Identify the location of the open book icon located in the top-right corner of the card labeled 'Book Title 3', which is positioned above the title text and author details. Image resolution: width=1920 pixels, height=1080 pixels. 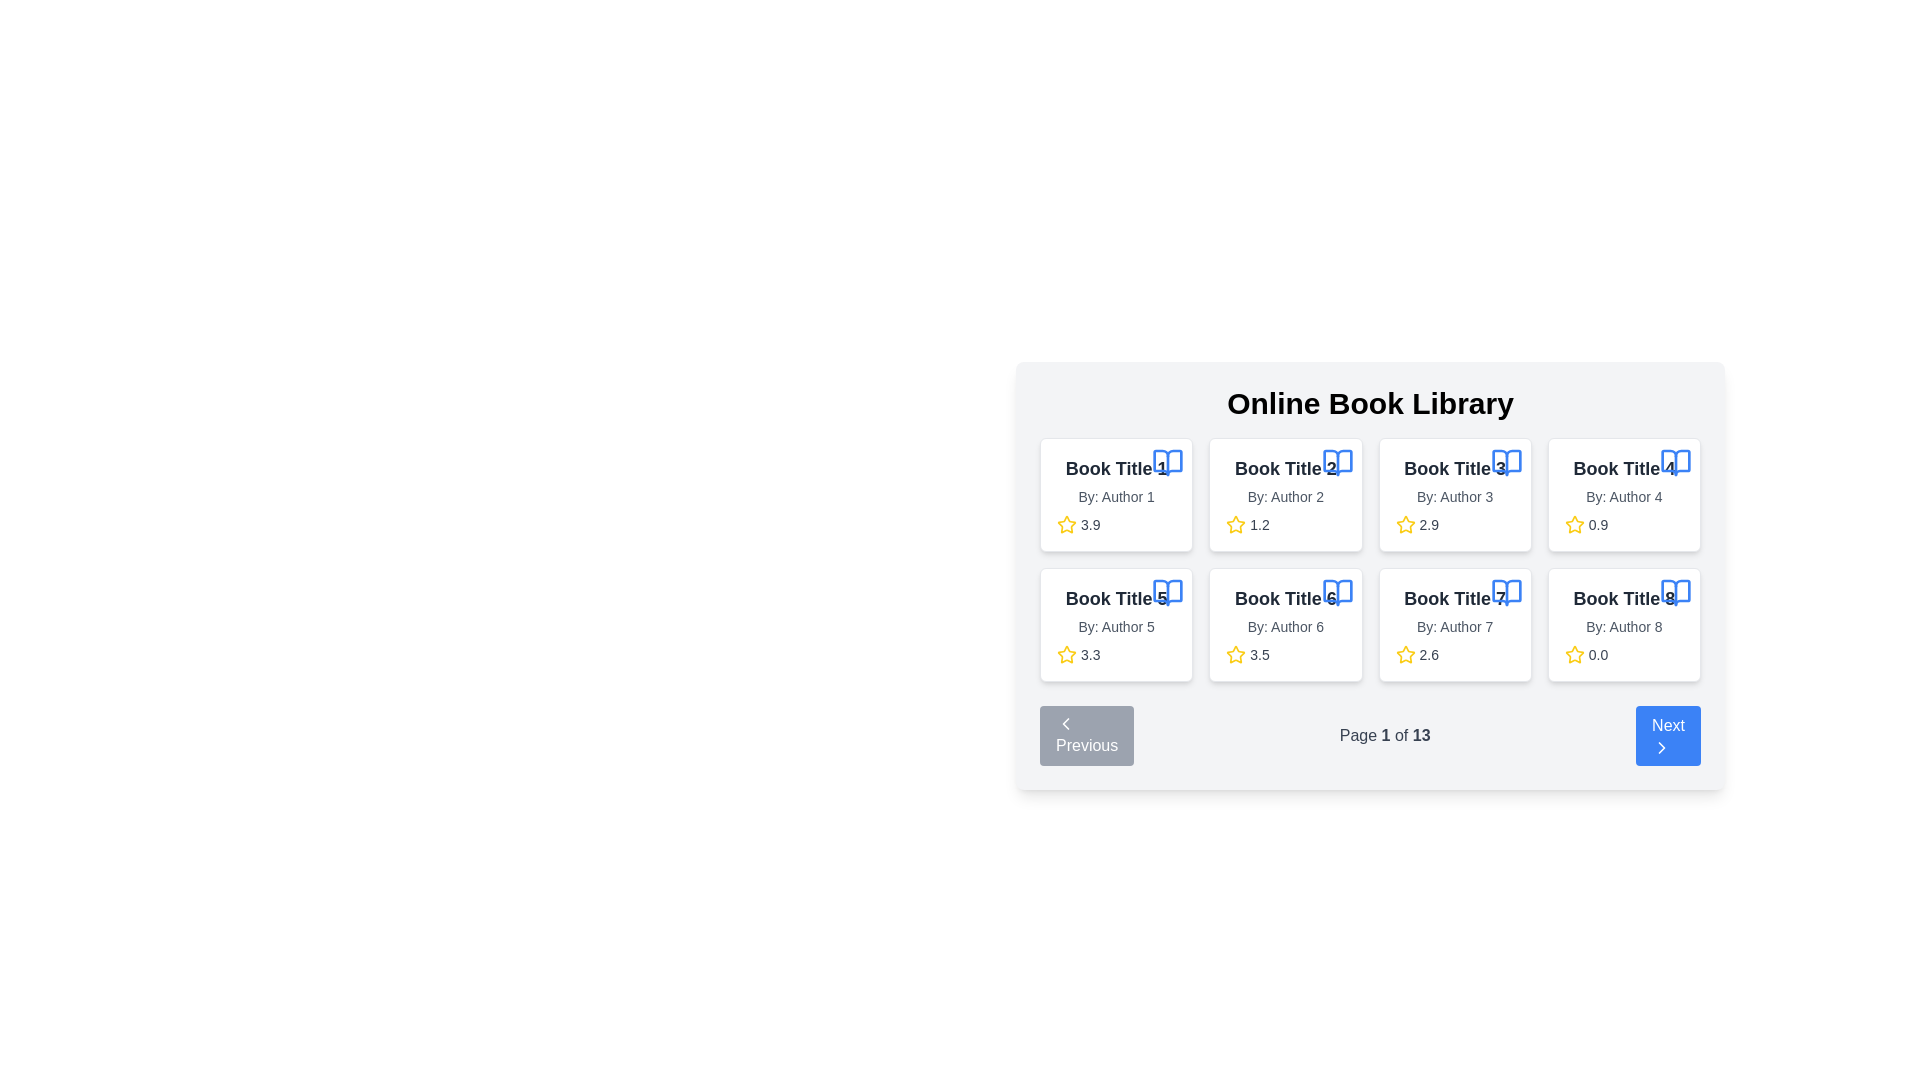
(1506, 462).